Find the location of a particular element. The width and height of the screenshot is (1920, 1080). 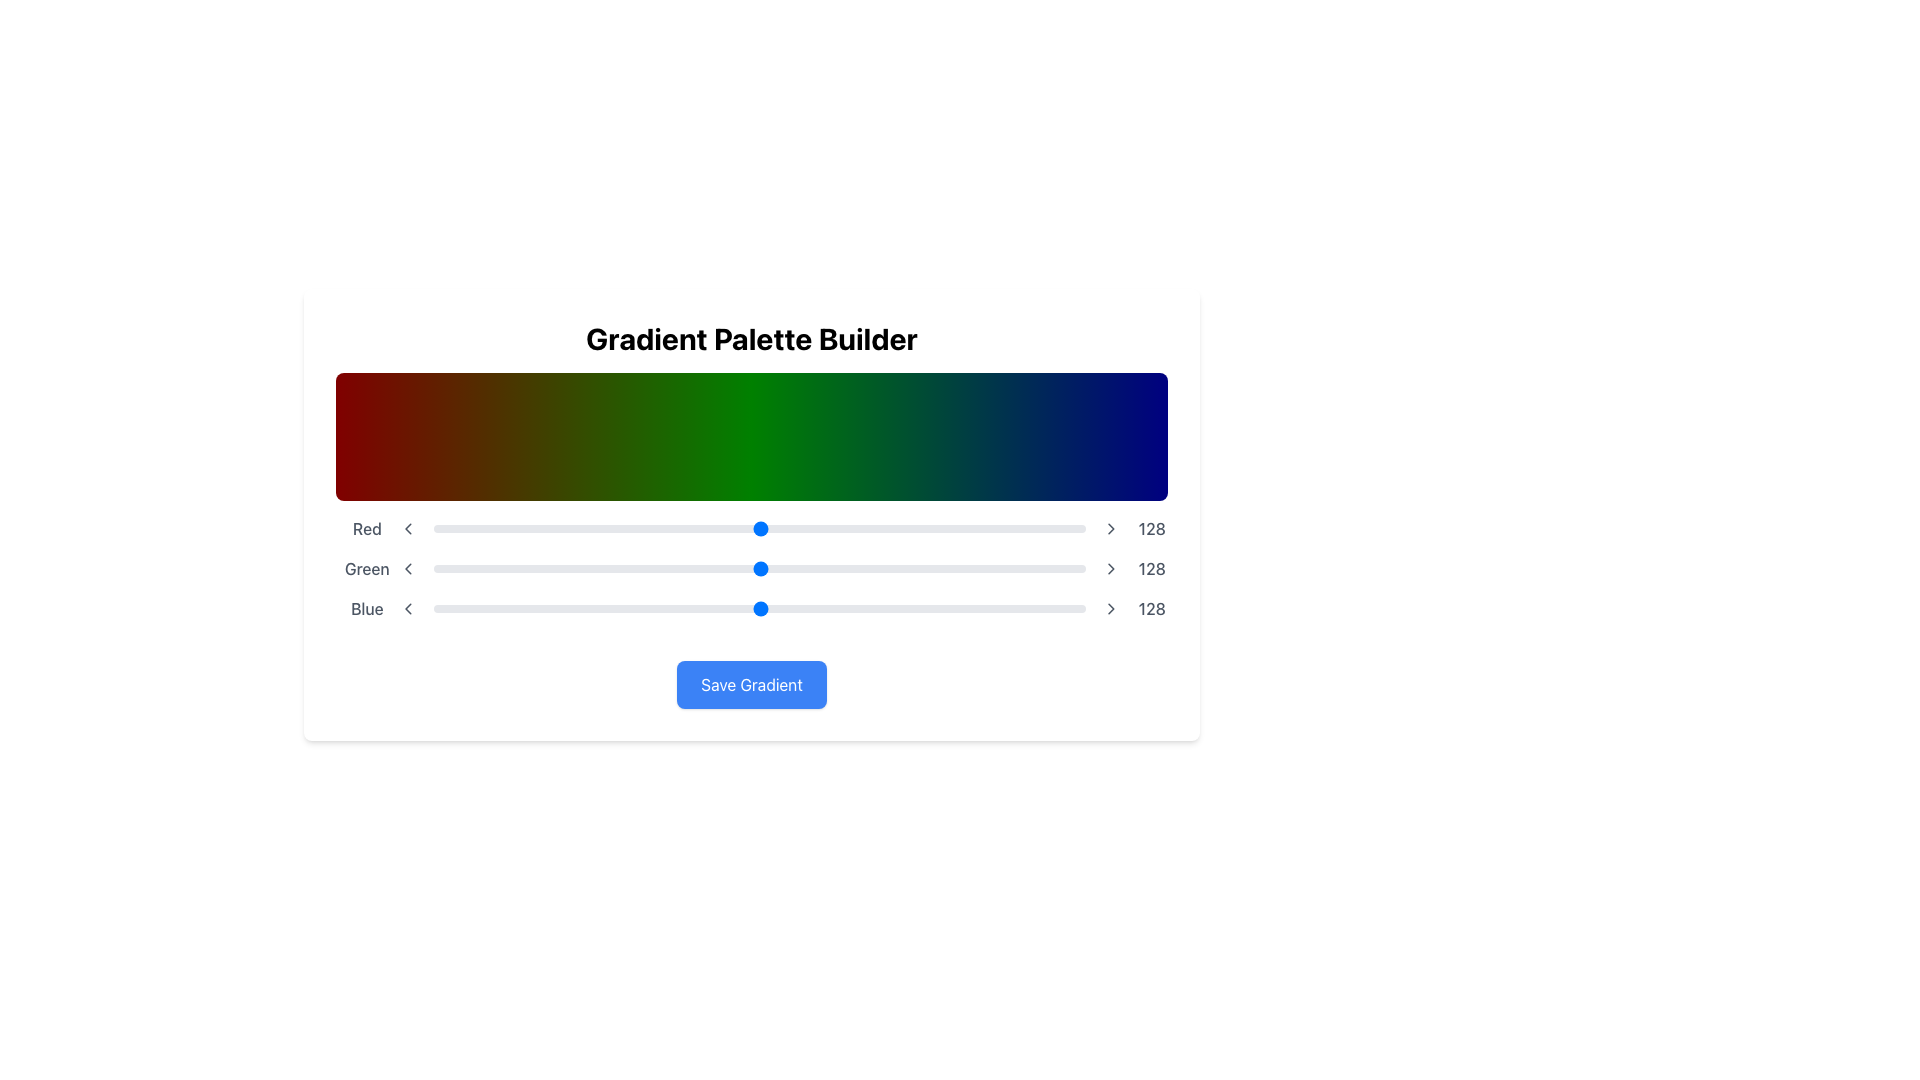

the text label displaying the number '128' in a medium gray font, located at the rightmost end of a horizontal row below the 'Blue' slider control is located at coordinates (1152, 608).